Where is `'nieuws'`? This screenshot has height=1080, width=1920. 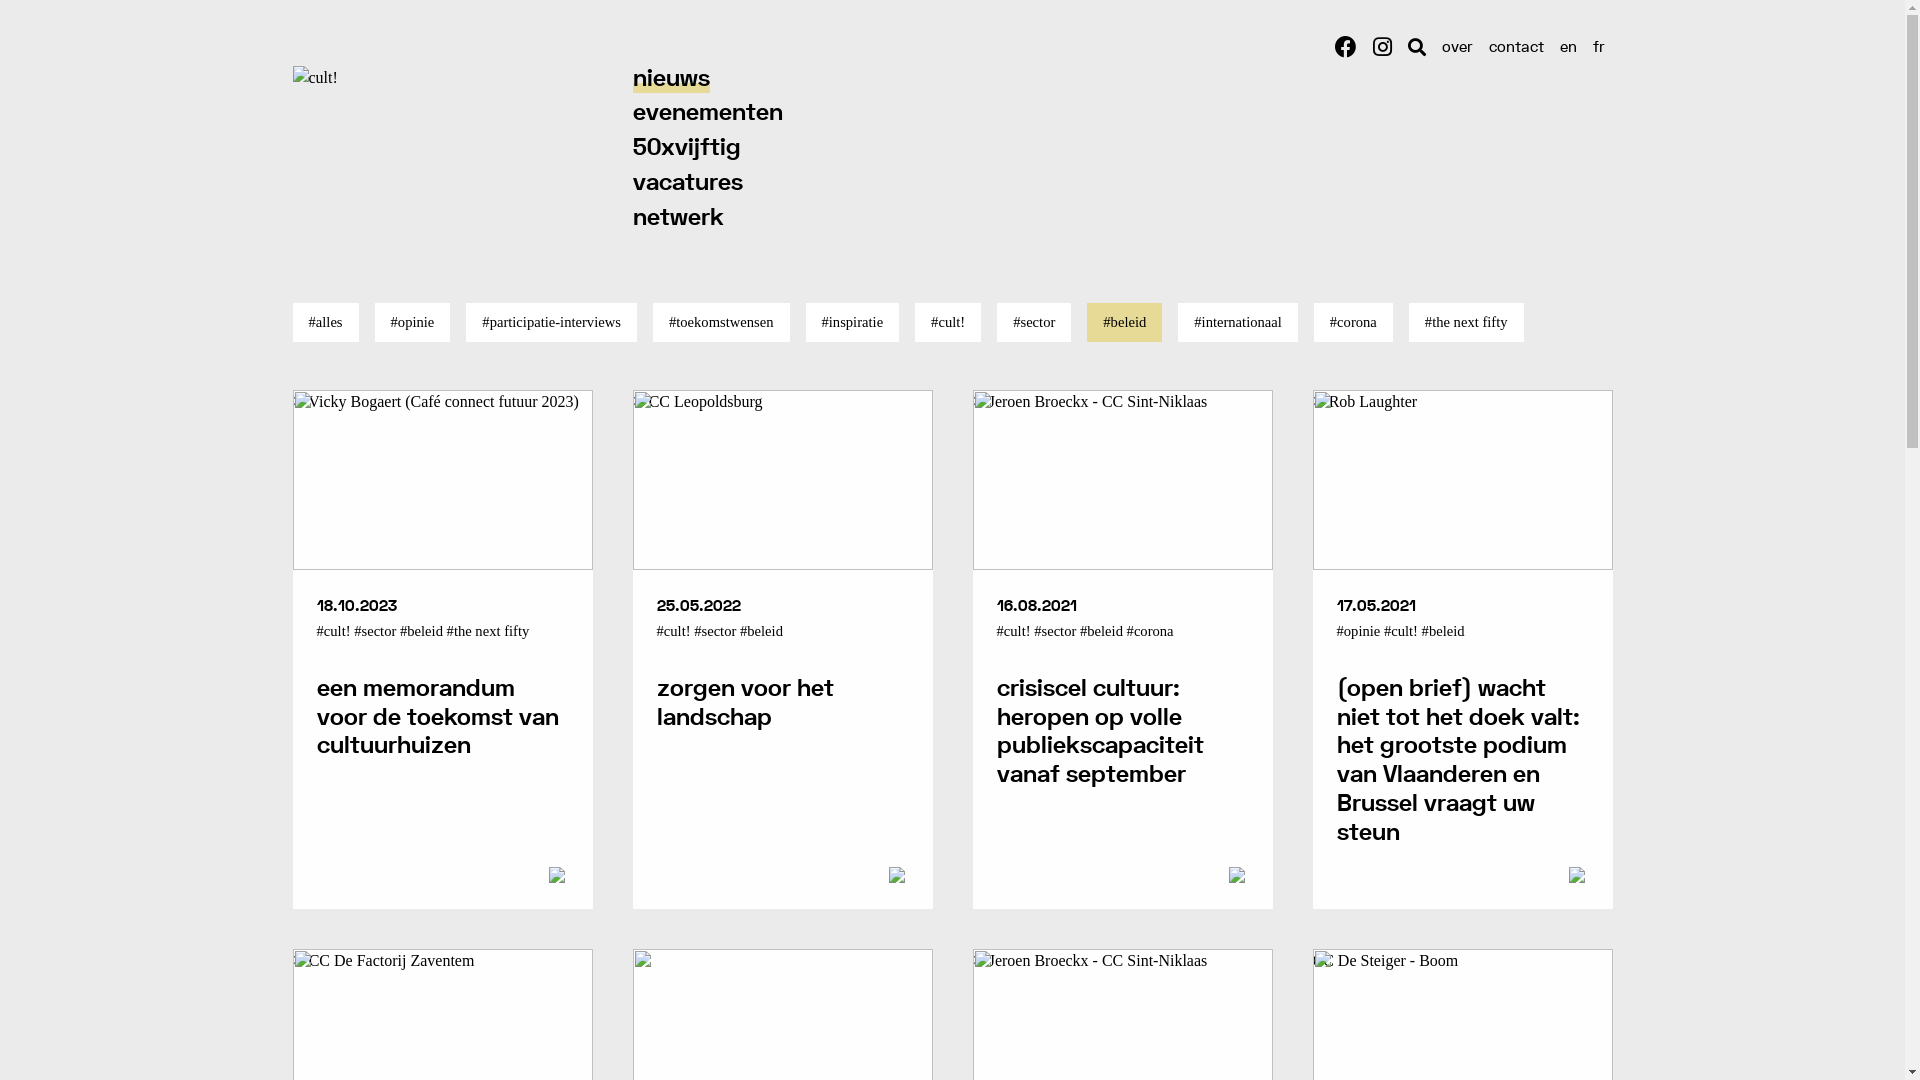 'nieuws' is located at coordinates (670, 78).